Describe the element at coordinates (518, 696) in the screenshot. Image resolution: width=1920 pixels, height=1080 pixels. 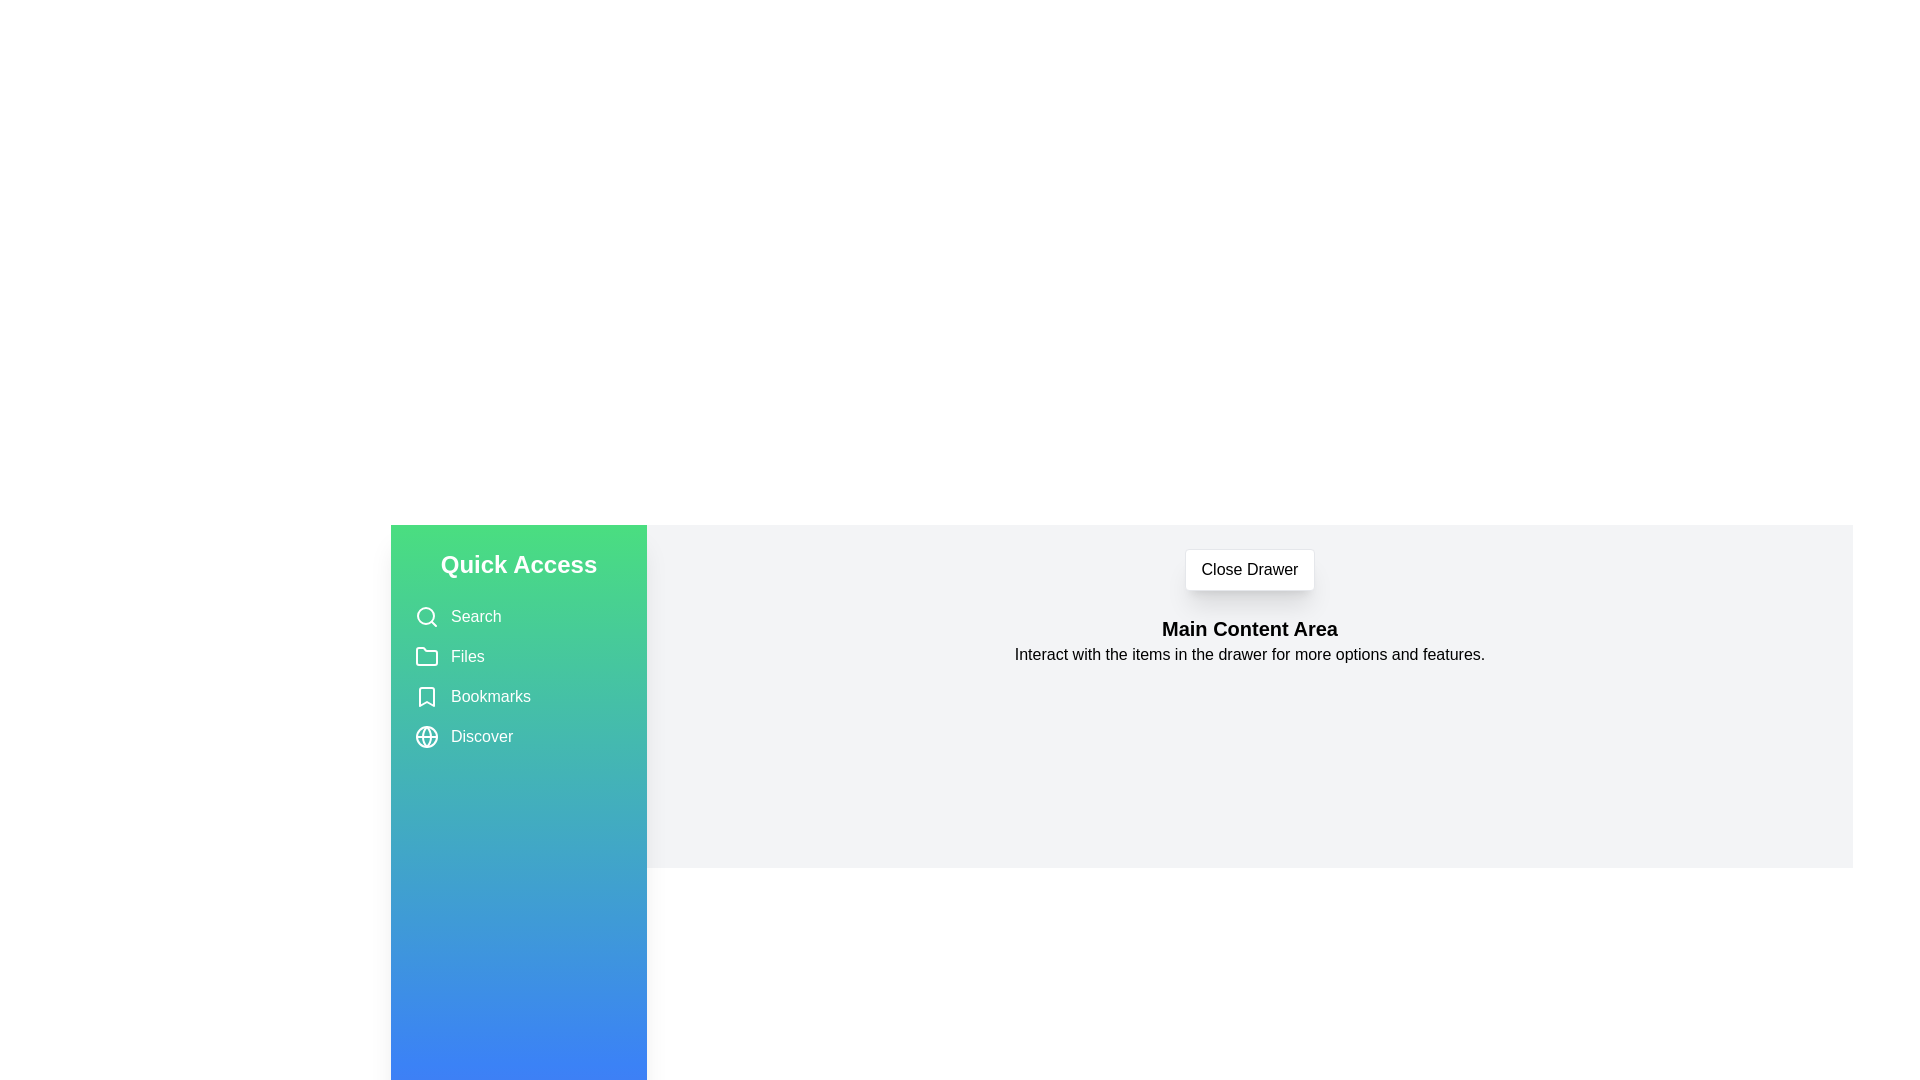
I see `the item Bookmarks in the drawer to select it` at that location.